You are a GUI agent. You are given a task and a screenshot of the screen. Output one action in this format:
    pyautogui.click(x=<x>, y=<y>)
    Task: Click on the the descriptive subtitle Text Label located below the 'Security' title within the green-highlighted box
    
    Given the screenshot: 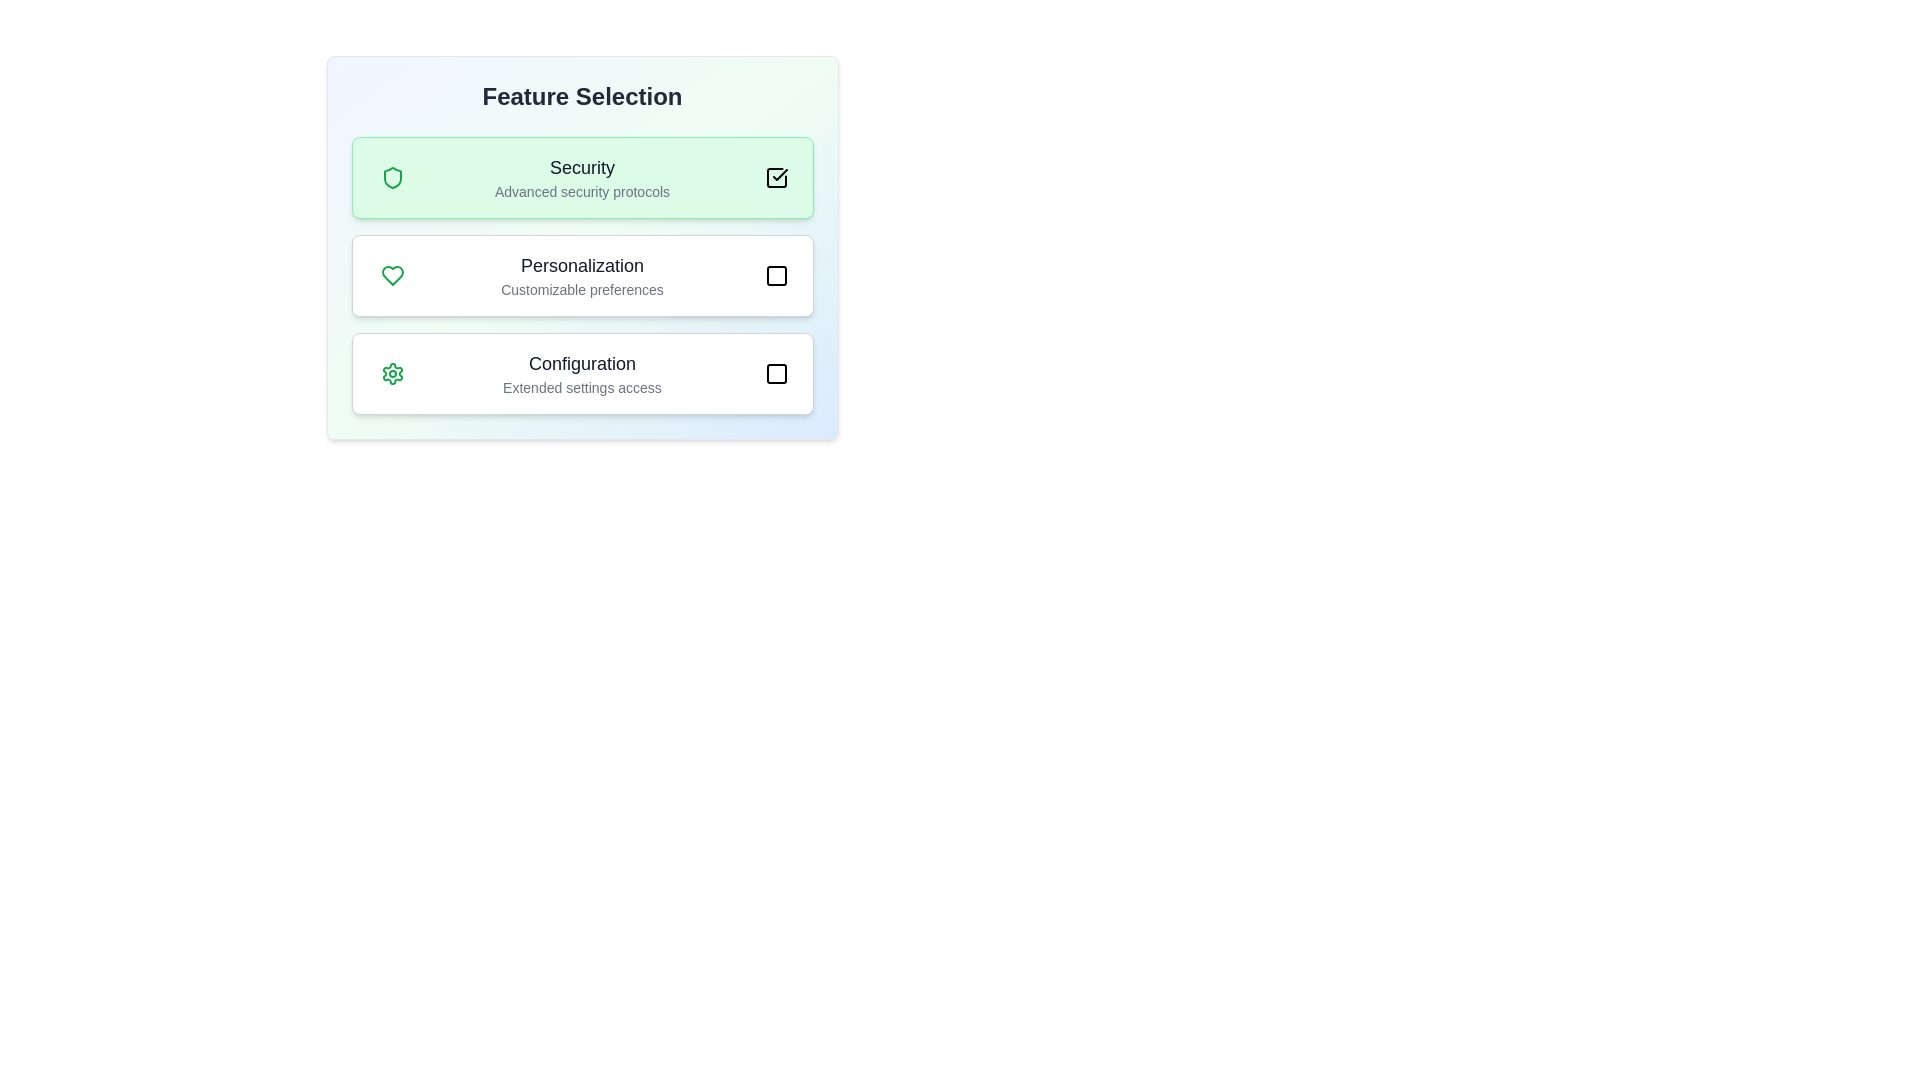 What is the action you would take?
    pyautogui.click(x=581, y=192)
    